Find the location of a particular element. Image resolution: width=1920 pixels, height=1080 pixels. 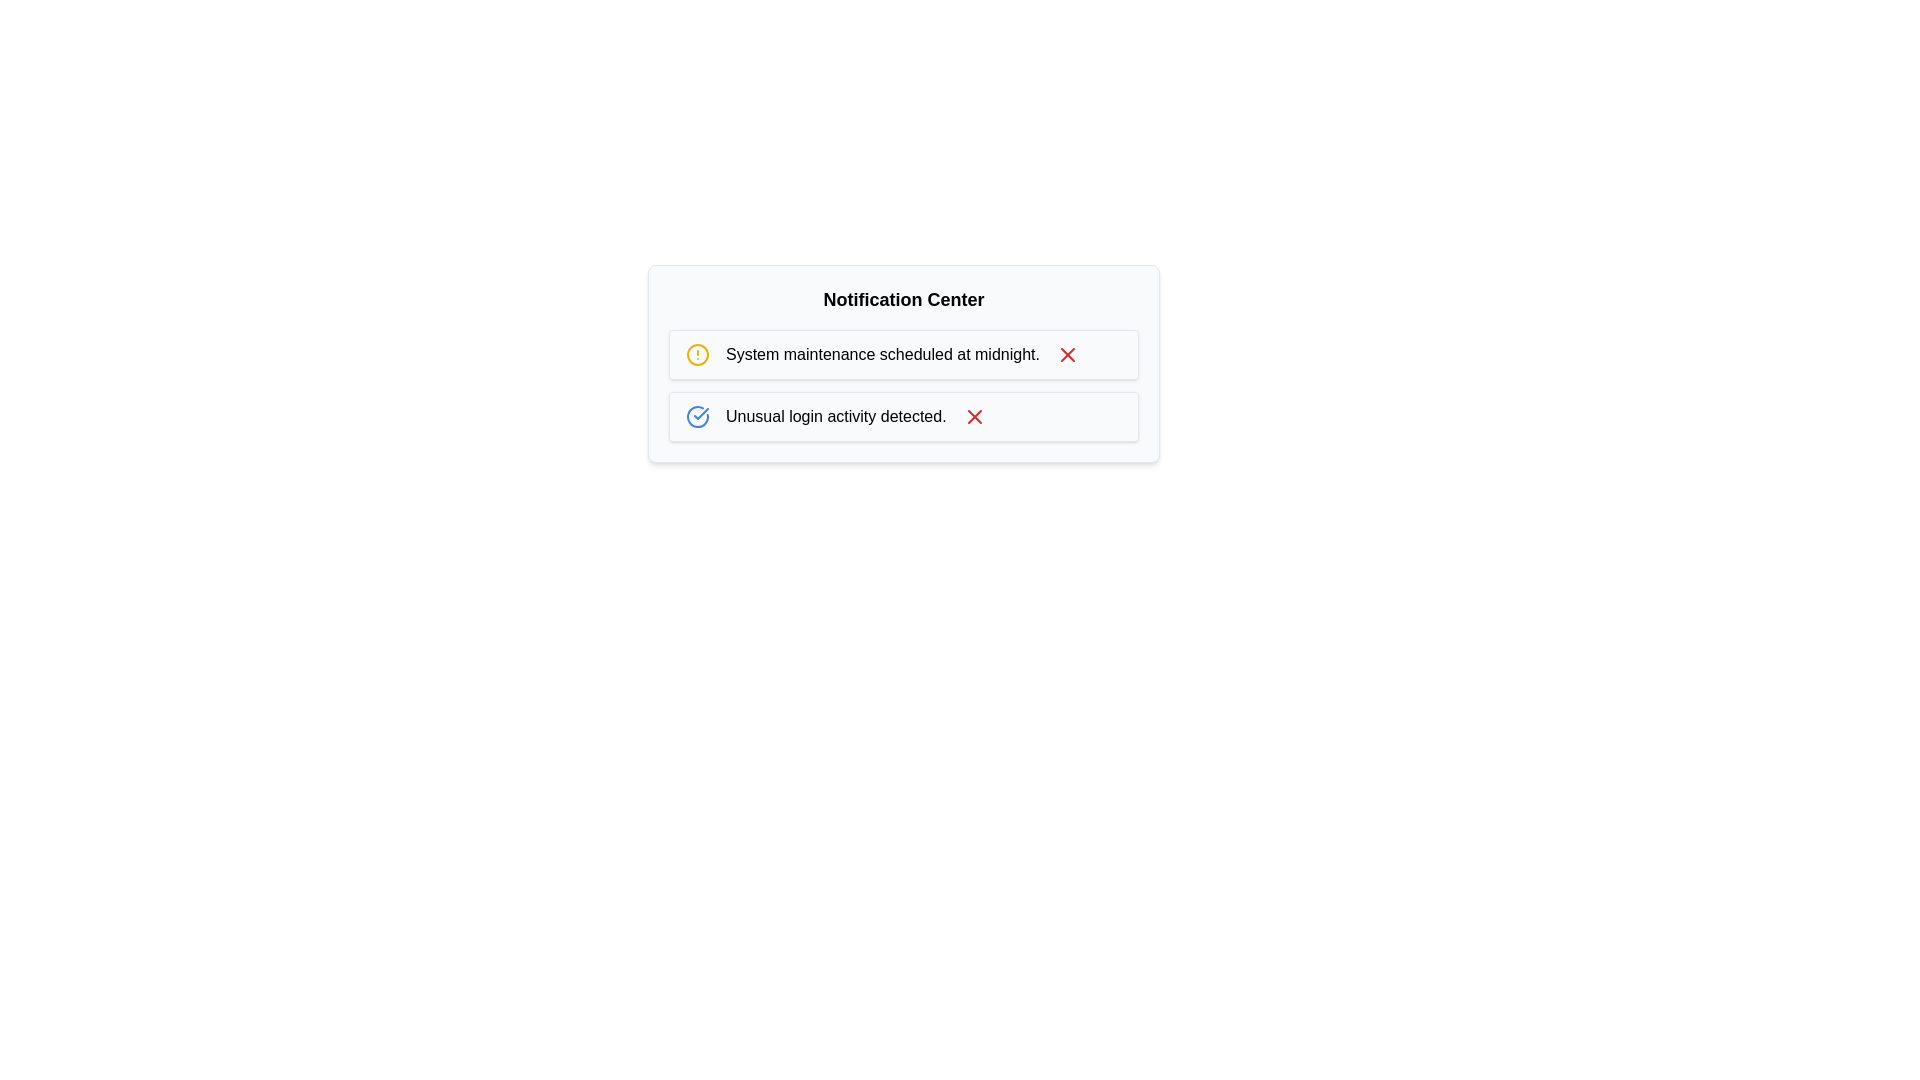

notification text which states 'Unusual login activity detected.' from the notification card styled with a rounded rectangle and a blue checkmark icon, located below the 'System maintenance scheduled at midnight' notification in the Notification Center is located at coordinates (902, 415).